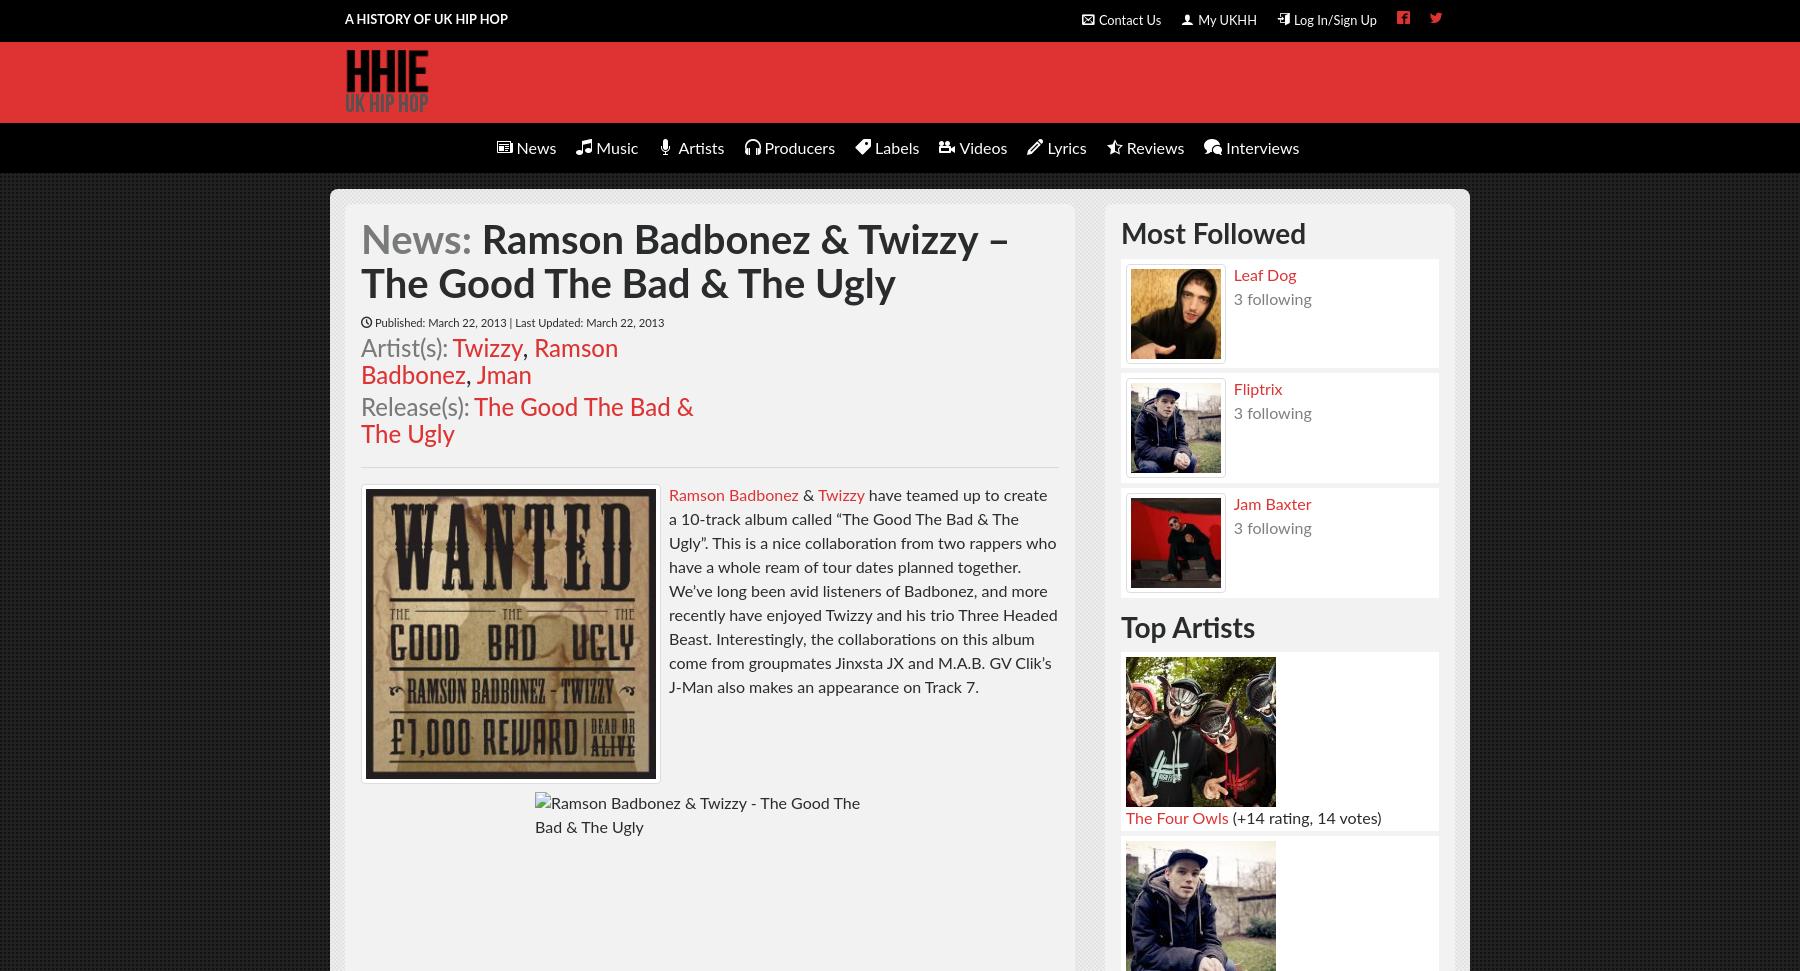 This screenshot has height=971, width=1800. Describe the element at coordinates (1187, 627) in the screenshot. I see `'Top Artists'` at that location.